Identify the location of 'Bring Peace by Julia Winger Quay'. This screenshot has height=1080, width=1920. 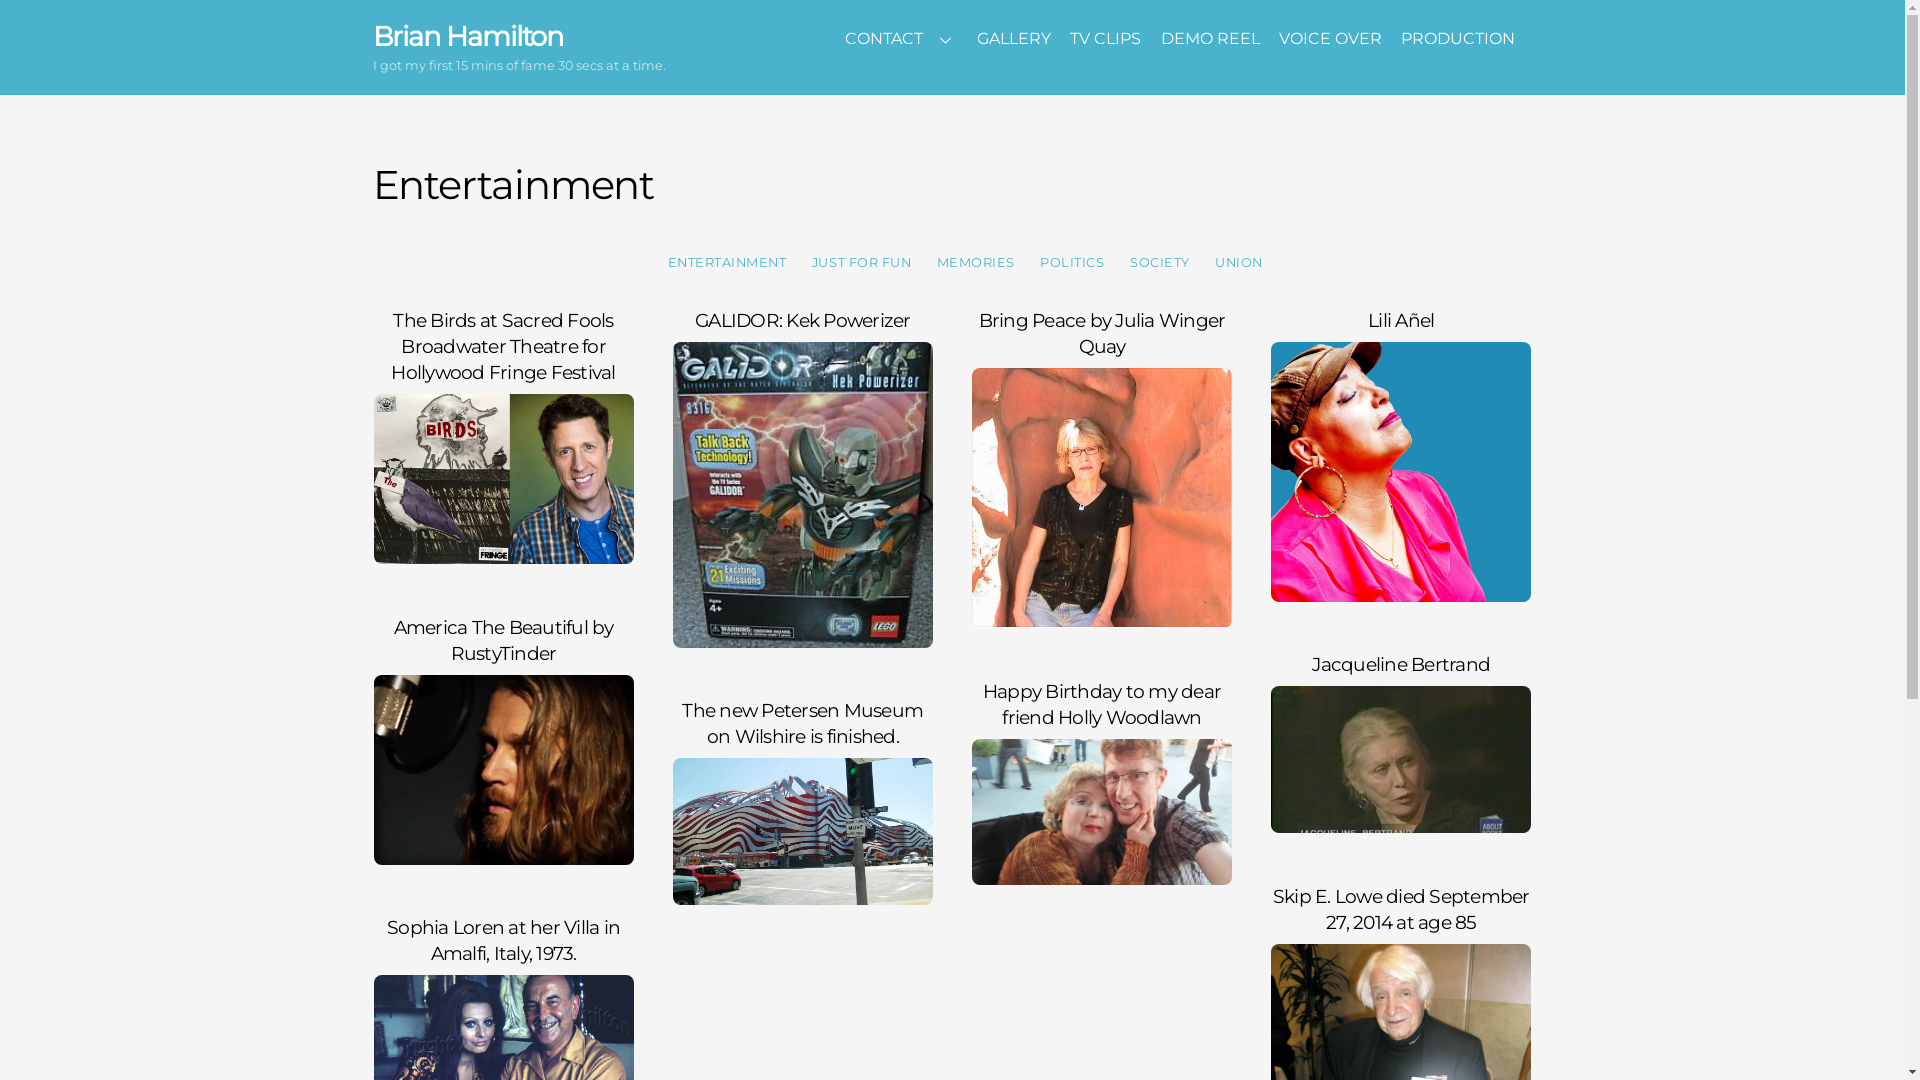
(1101, 332).